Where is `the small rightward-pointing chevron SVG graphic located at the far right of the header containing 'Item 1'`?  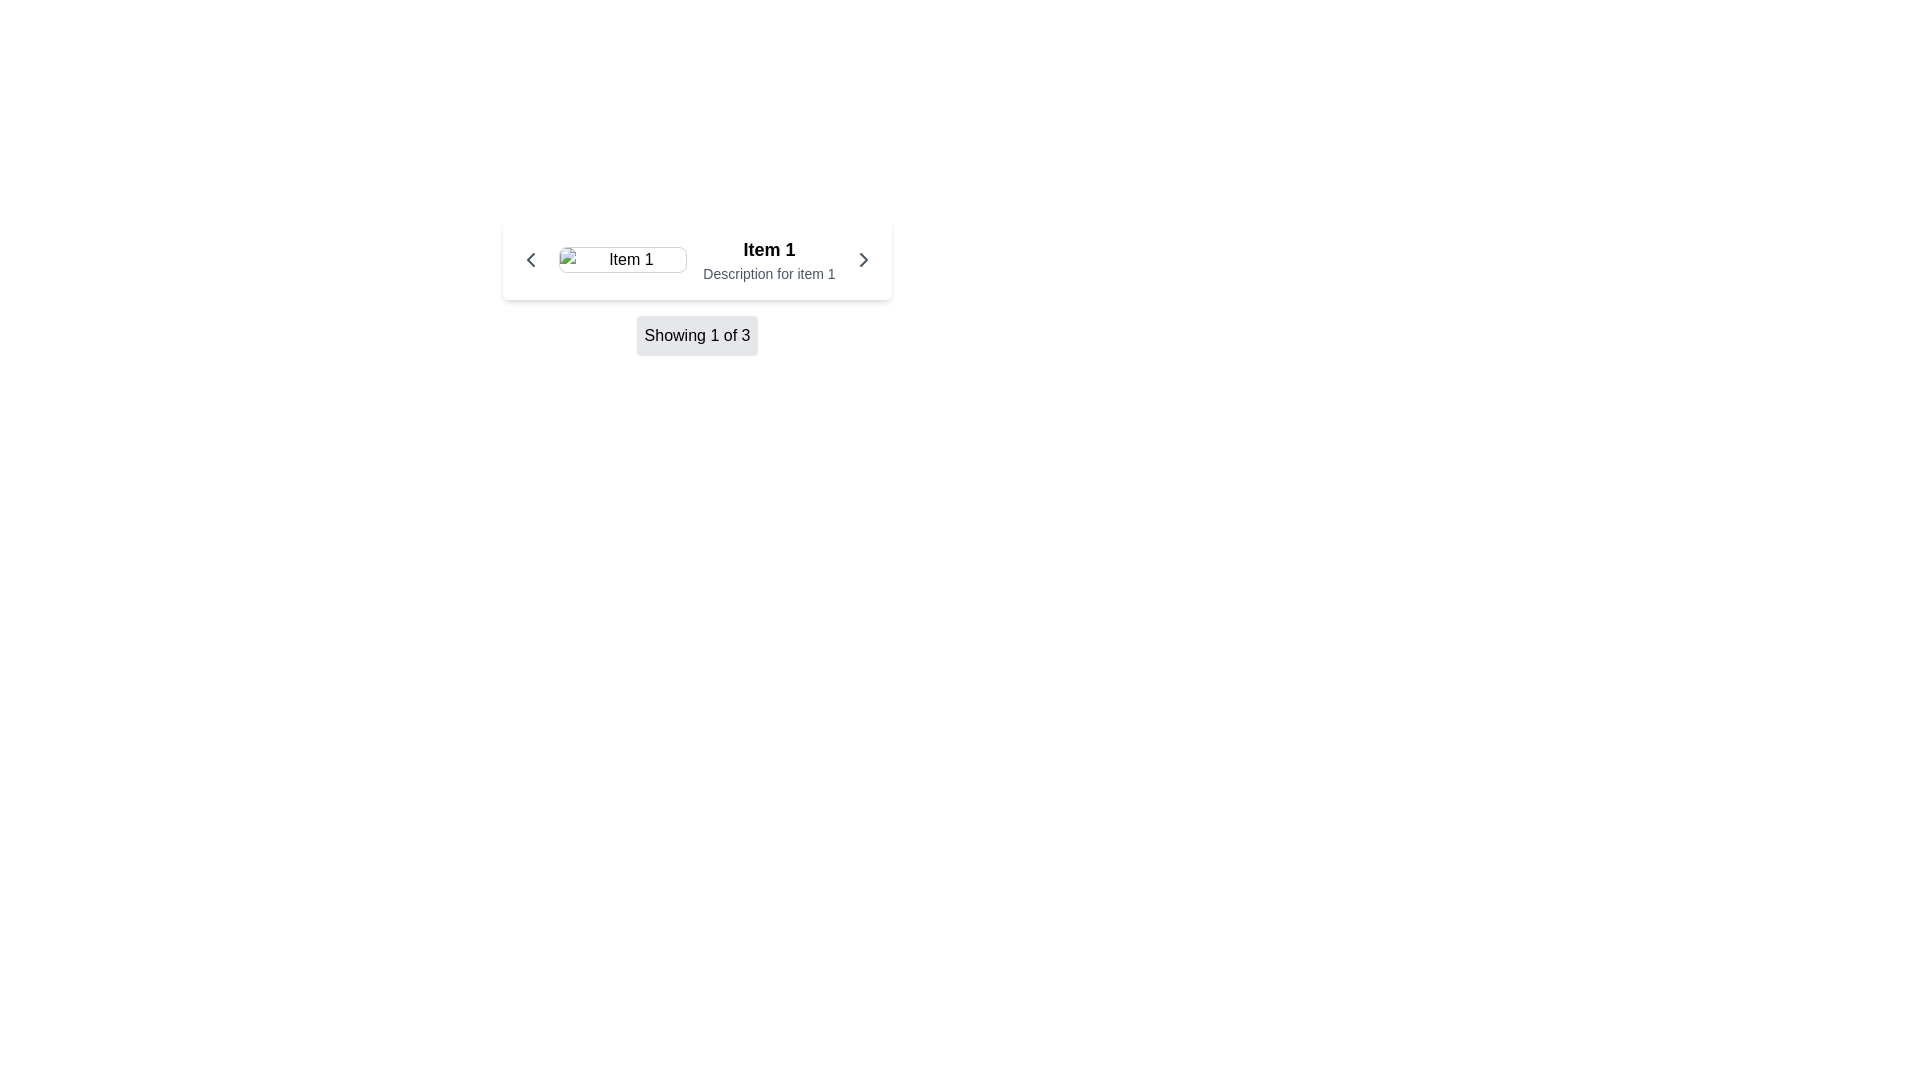
the small rightward-pointing chevron SVG graphic located at the far right of the header containing 'Item 1' is located at coordinates (863, 258).